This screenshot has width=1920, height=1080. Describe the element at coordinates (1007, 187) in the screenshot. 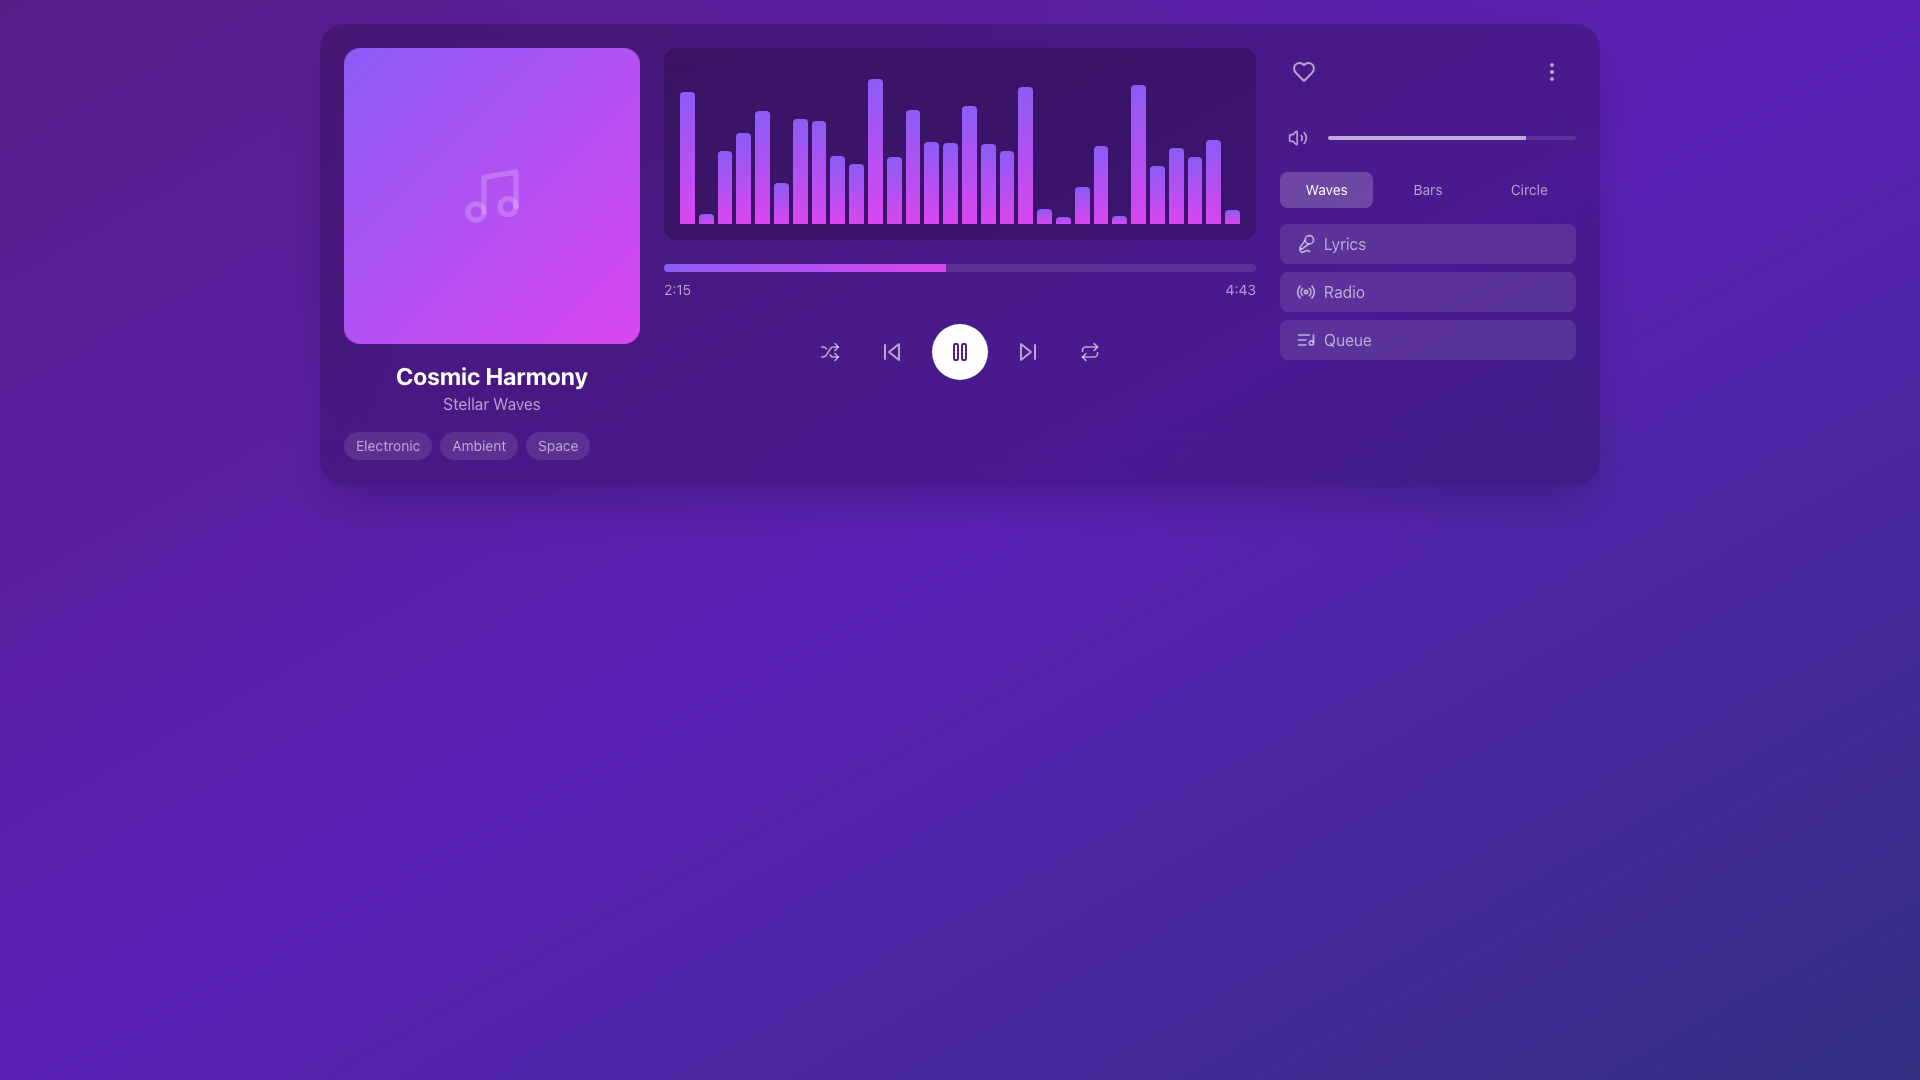

I see `the 17th graphical bar in the waveform visualization that represents audio frequency or amplitude` at that location.